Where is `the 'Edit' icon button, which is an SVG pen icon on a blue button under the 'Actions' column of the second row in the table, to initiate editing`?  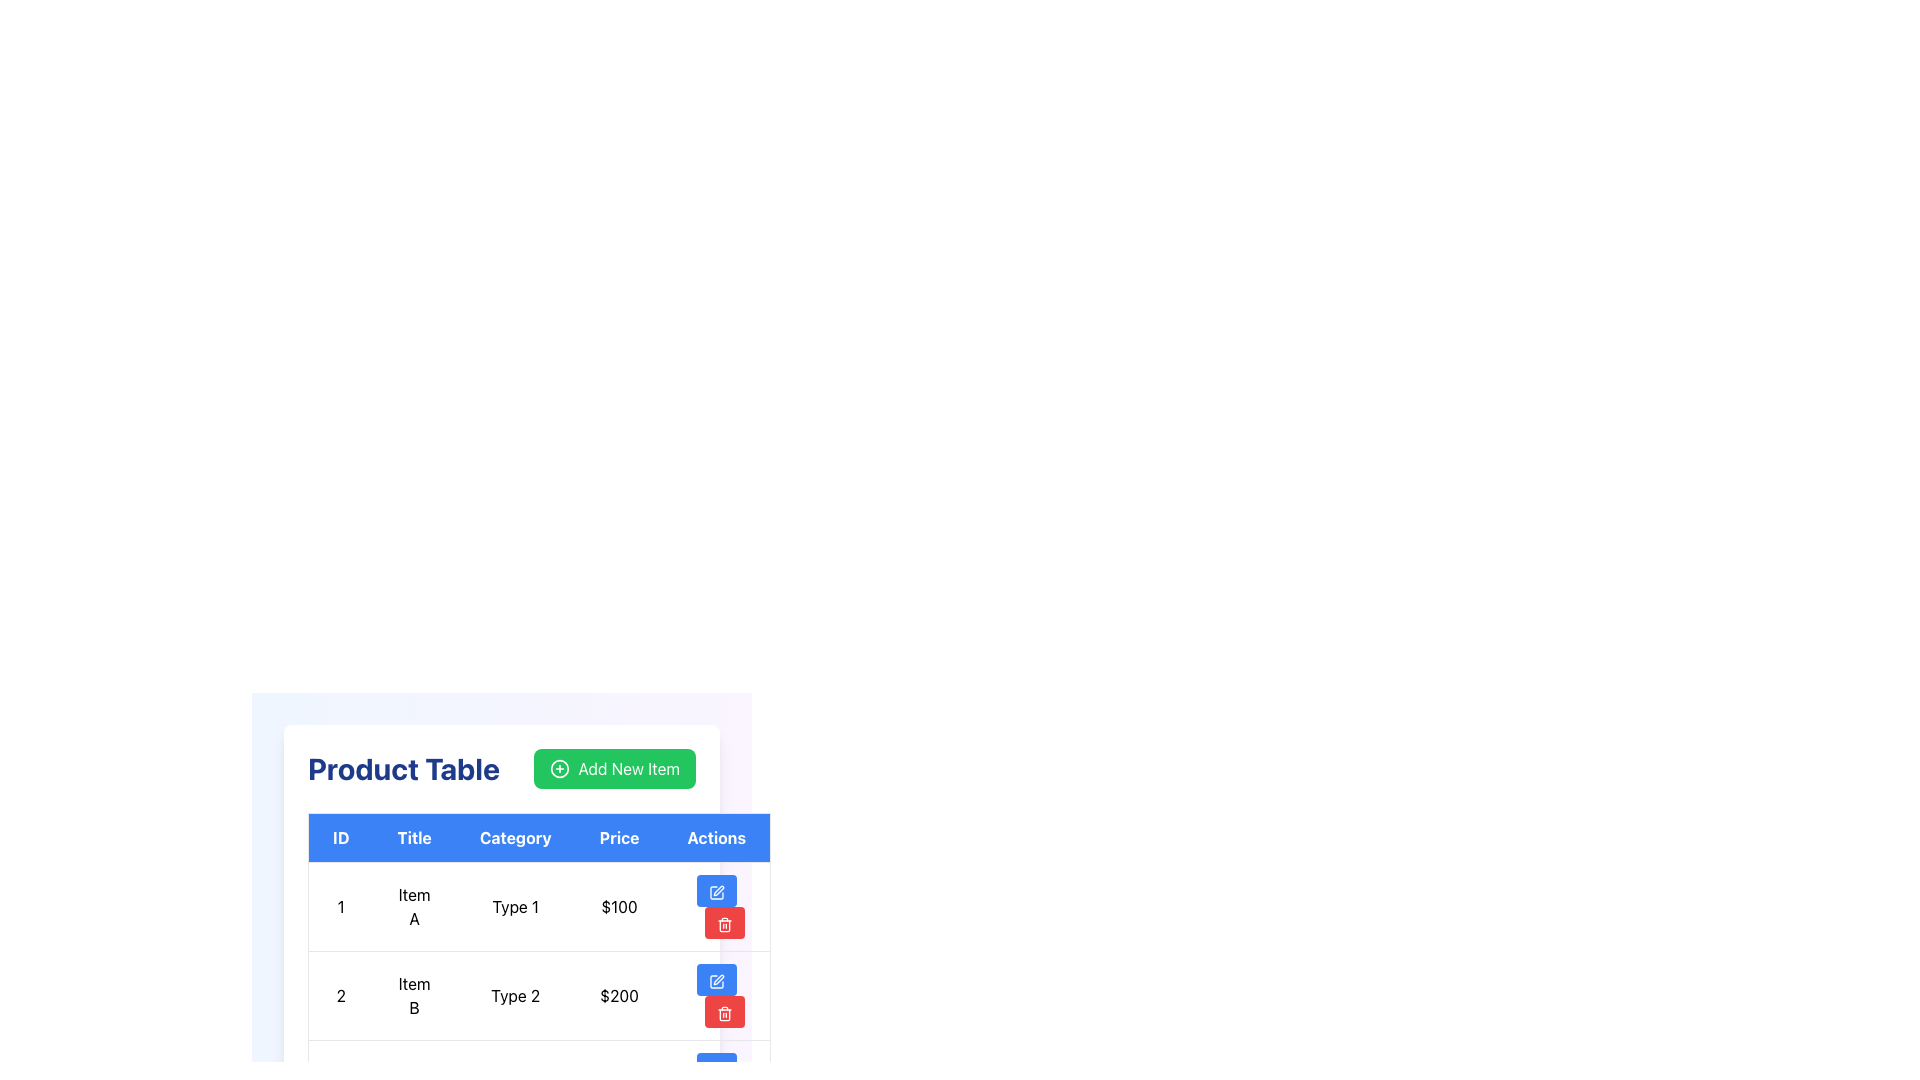
the 'Edit' icon button, which is an SVG pen icon on a blue button under the 'Actions' column of the second row in the table, to initiate editing is located at coordinates (716, 1069).